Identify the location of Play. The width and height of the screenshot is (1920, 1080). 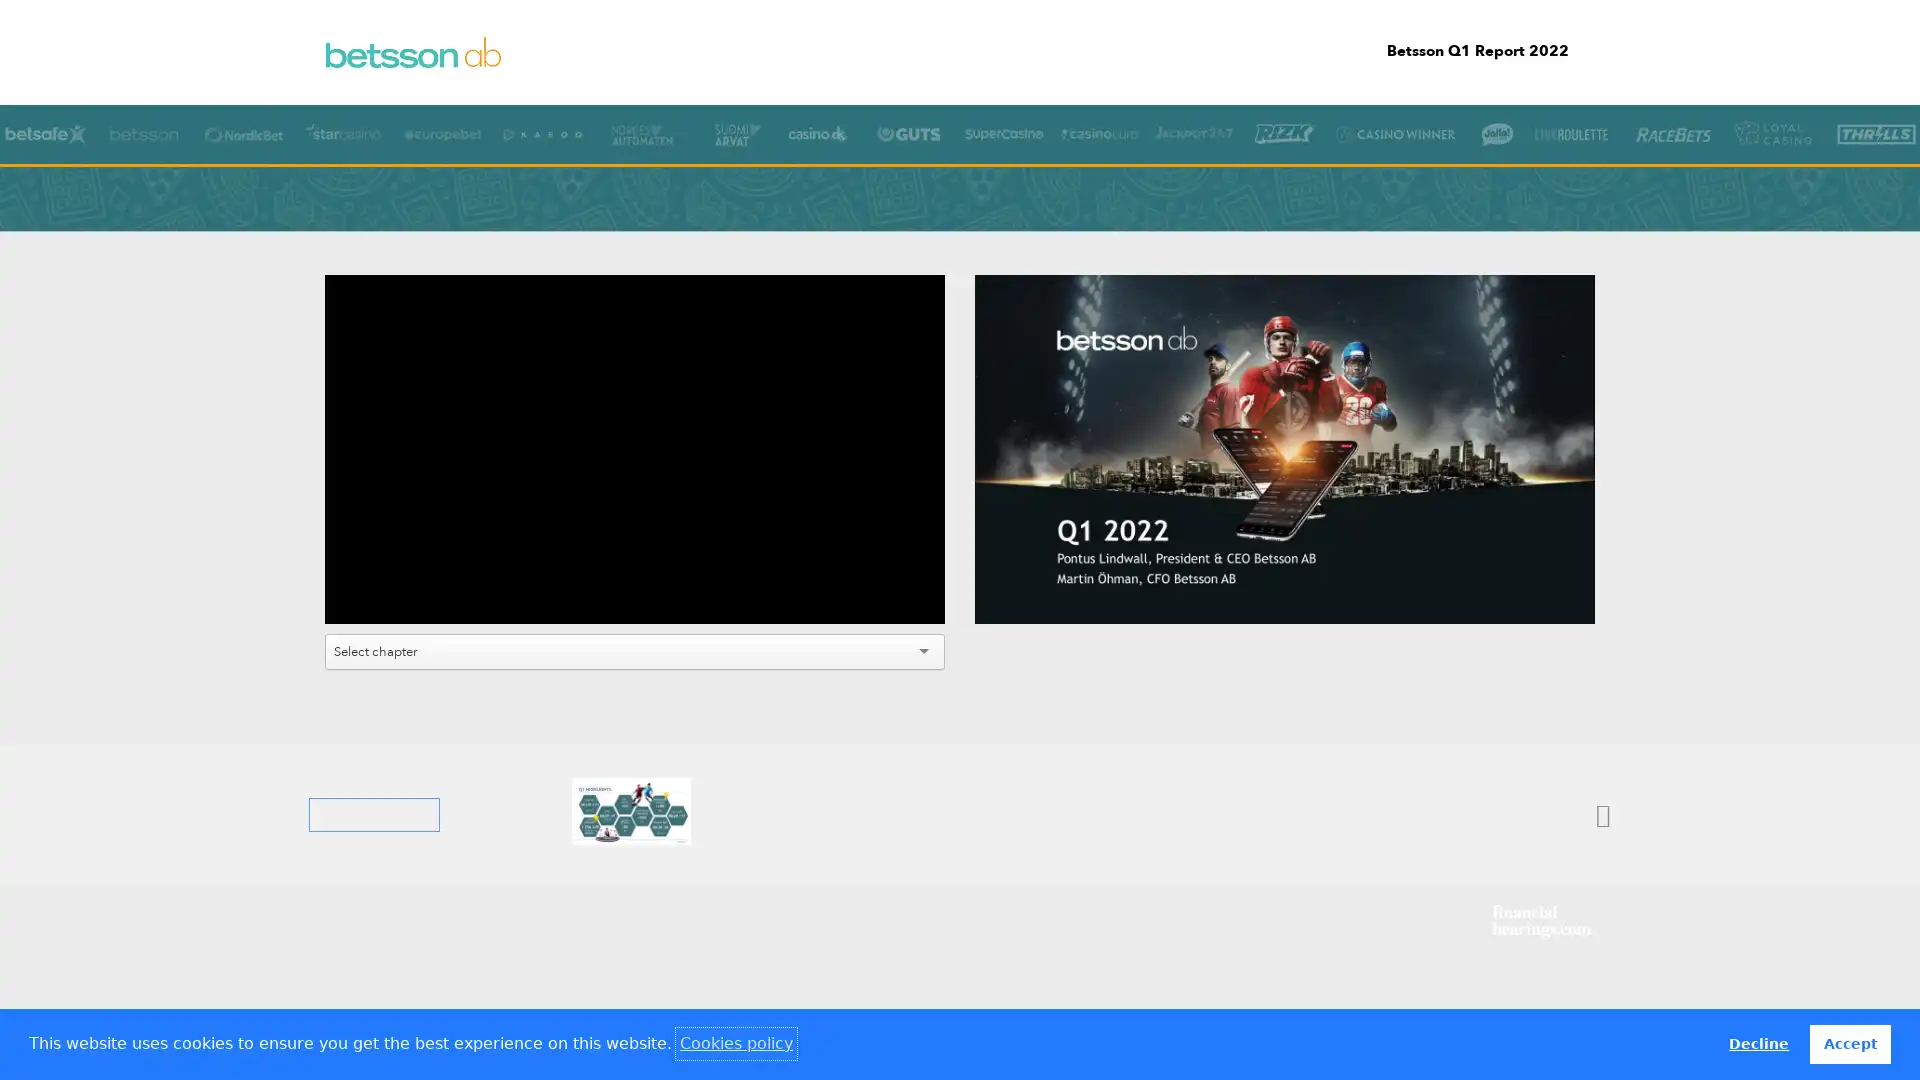
(637, 452).